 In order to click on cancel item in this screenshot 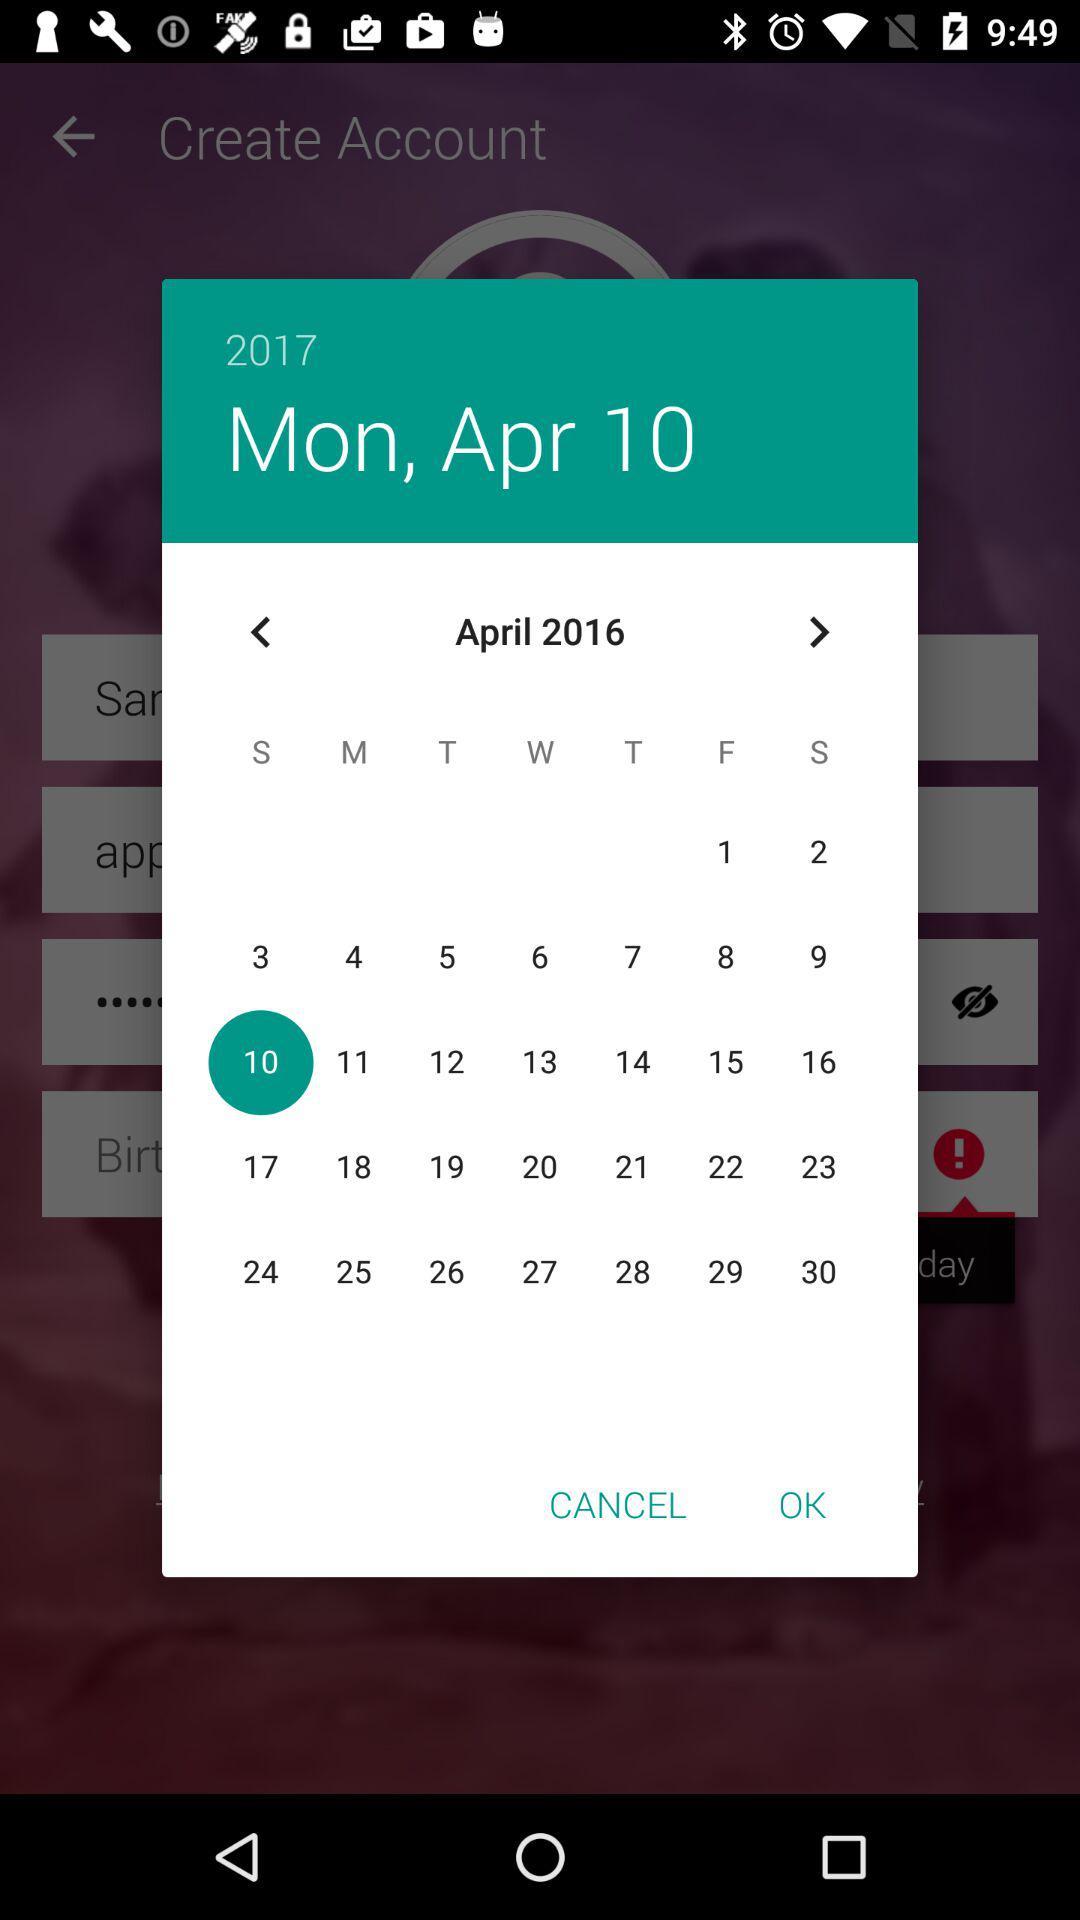, I will do `click(616, 1503)`.